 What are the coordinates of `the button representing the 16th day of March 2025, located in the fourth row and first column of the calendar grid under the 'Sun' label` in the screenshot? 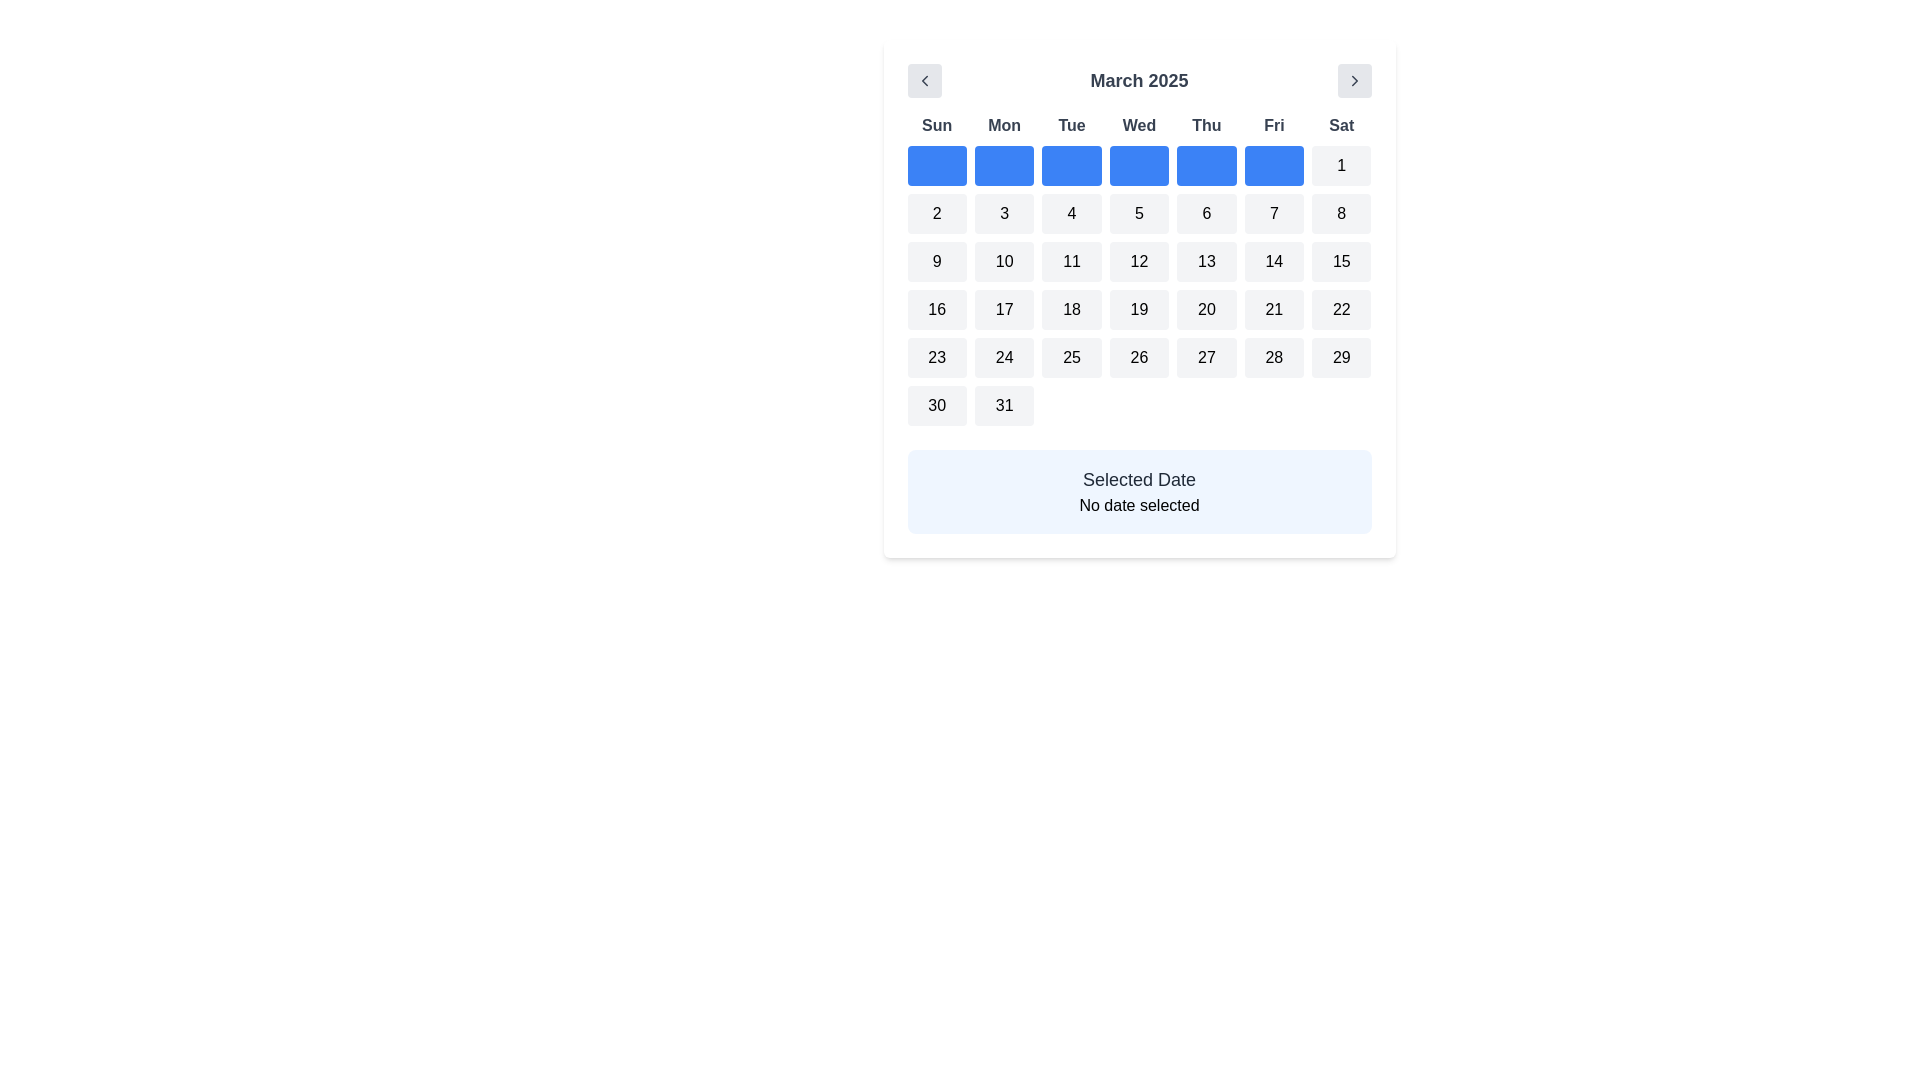 It's located at (936, 309).